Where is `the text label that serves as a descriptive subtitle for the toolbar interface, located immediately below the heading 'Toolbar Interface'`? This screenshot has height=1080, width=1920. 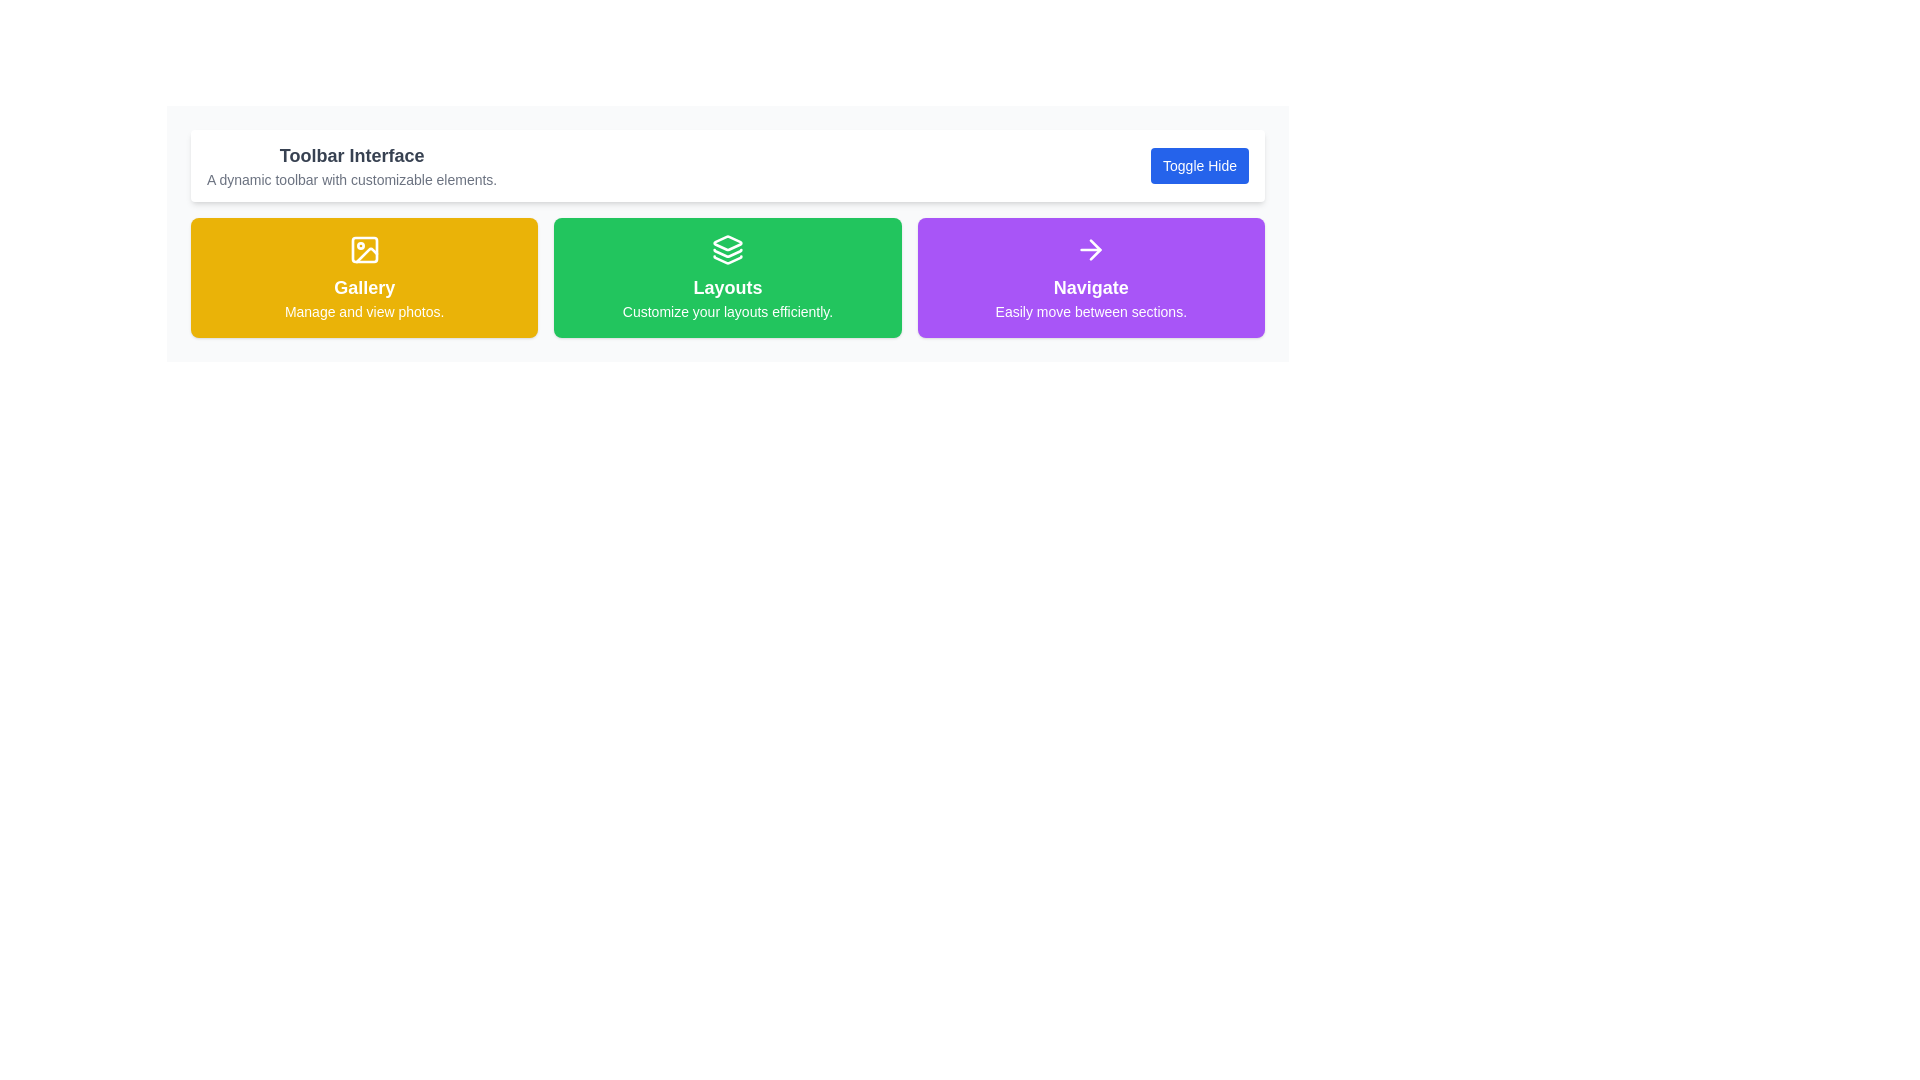
the text label that serves as a descriptive subtitle for the toolbar interface, located immediately below the heading 'Toolbar Interface' is located at coordinates (352, 180).